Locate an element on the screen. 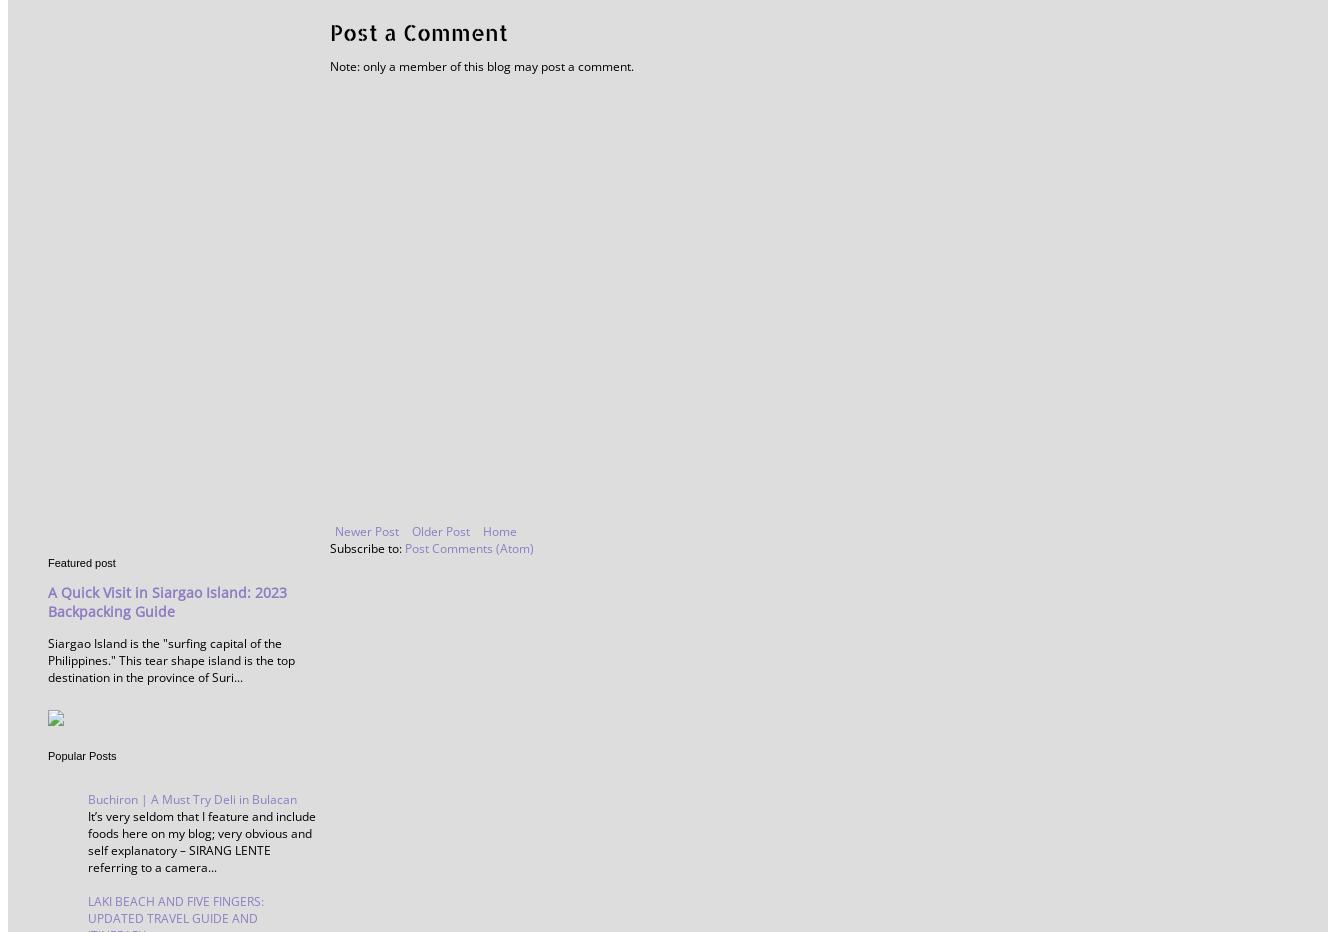 The width and height of the screenshot is (1328, 932). 'Popular Posts' is located at coordinates (81, 755).